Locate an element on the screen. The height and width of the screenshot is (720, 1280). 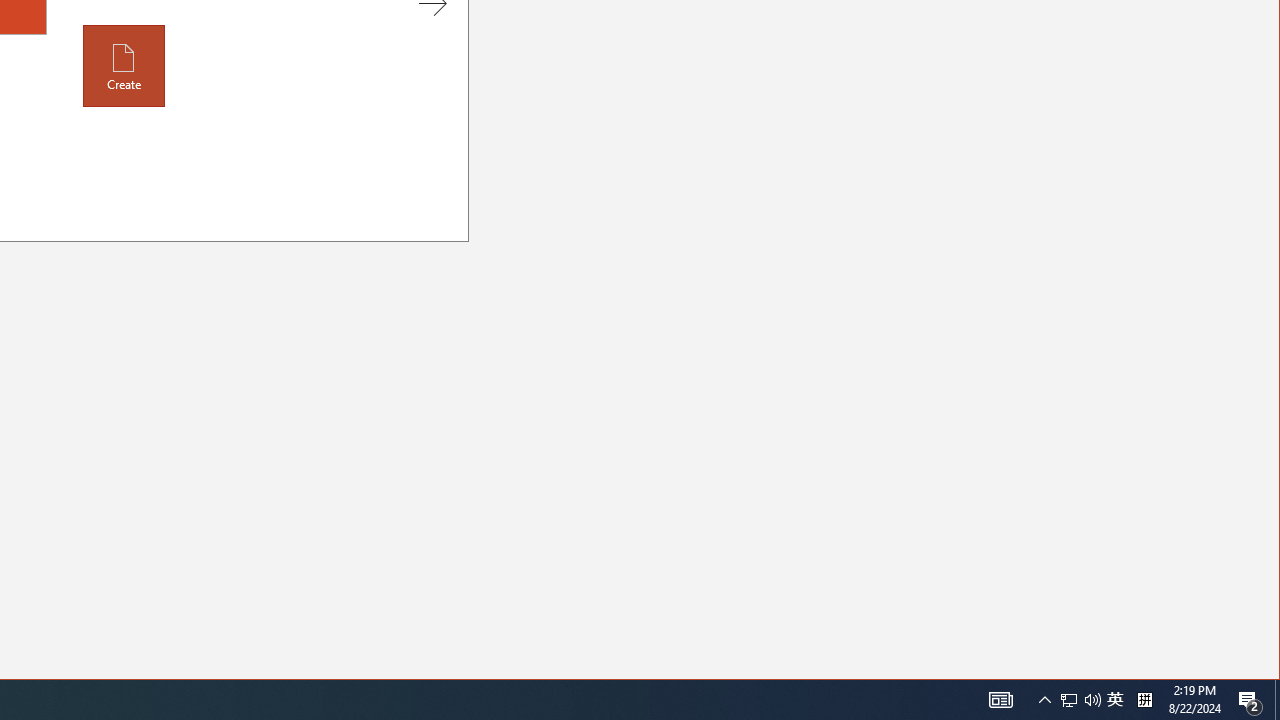
'Q2790: 100%' is located at coordinates (1114, 698).